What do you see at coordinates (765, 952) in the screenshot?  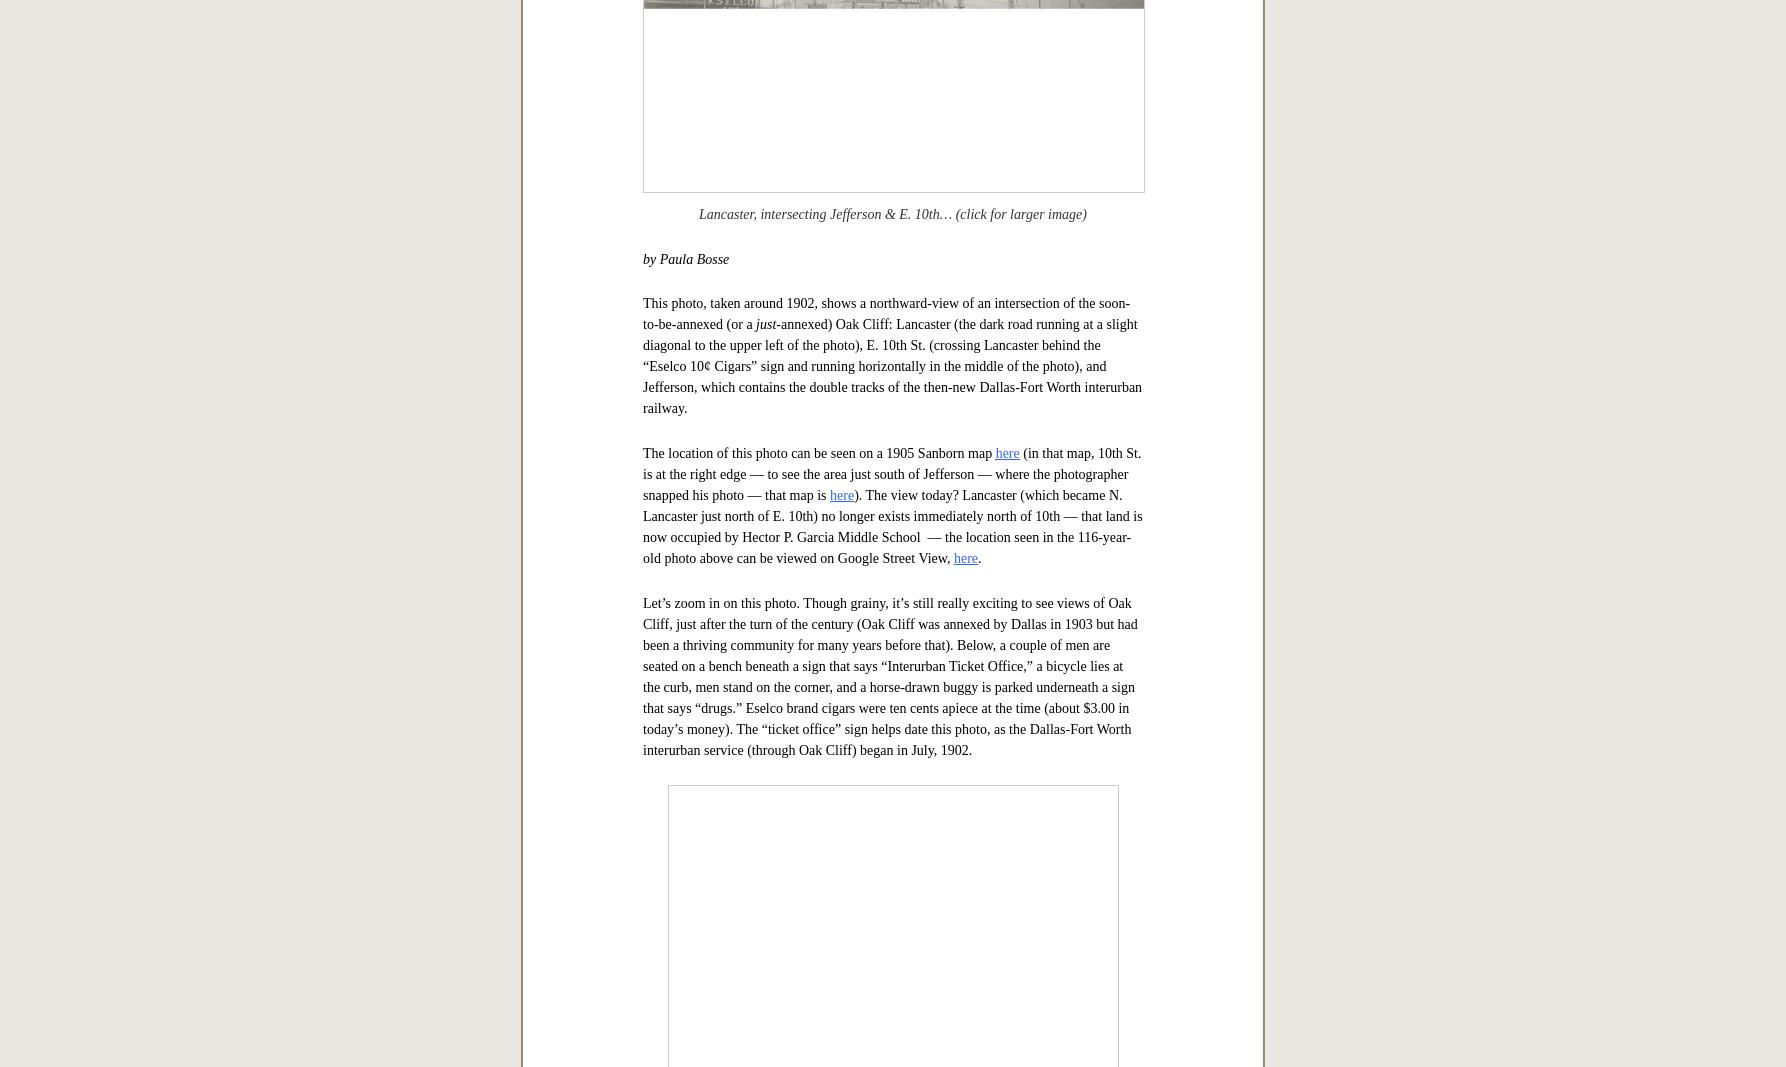 I see `'just'` at bounding box center [765, 952].